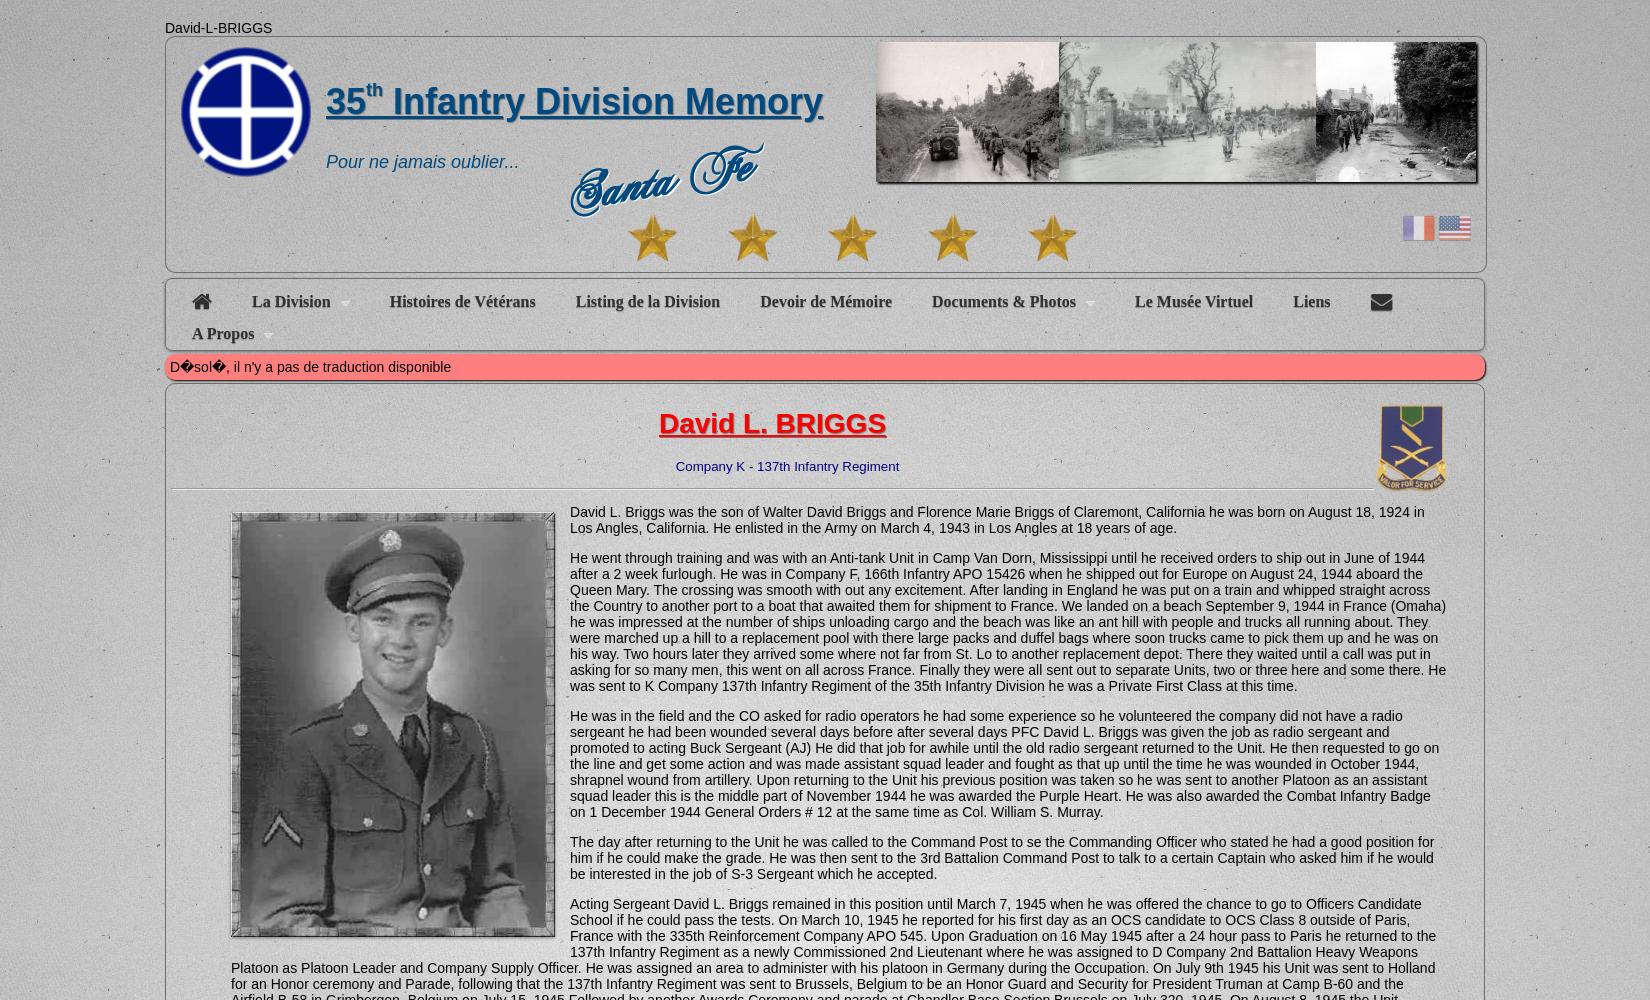 The height and width of the screenshot is (1000, 1650). What do you see at coordinates (996, 519) in the screenshot?
I see `'David L. Briggs was the son of Walter David Briggs and Florence Marie Briggs of Claremont, California he was born on August 18, 1924 in Los Angles, California. He enlisted in the Army on March 4, 1943 in Los Angles at 18 years of age.'` at bounding box center [996, 519].